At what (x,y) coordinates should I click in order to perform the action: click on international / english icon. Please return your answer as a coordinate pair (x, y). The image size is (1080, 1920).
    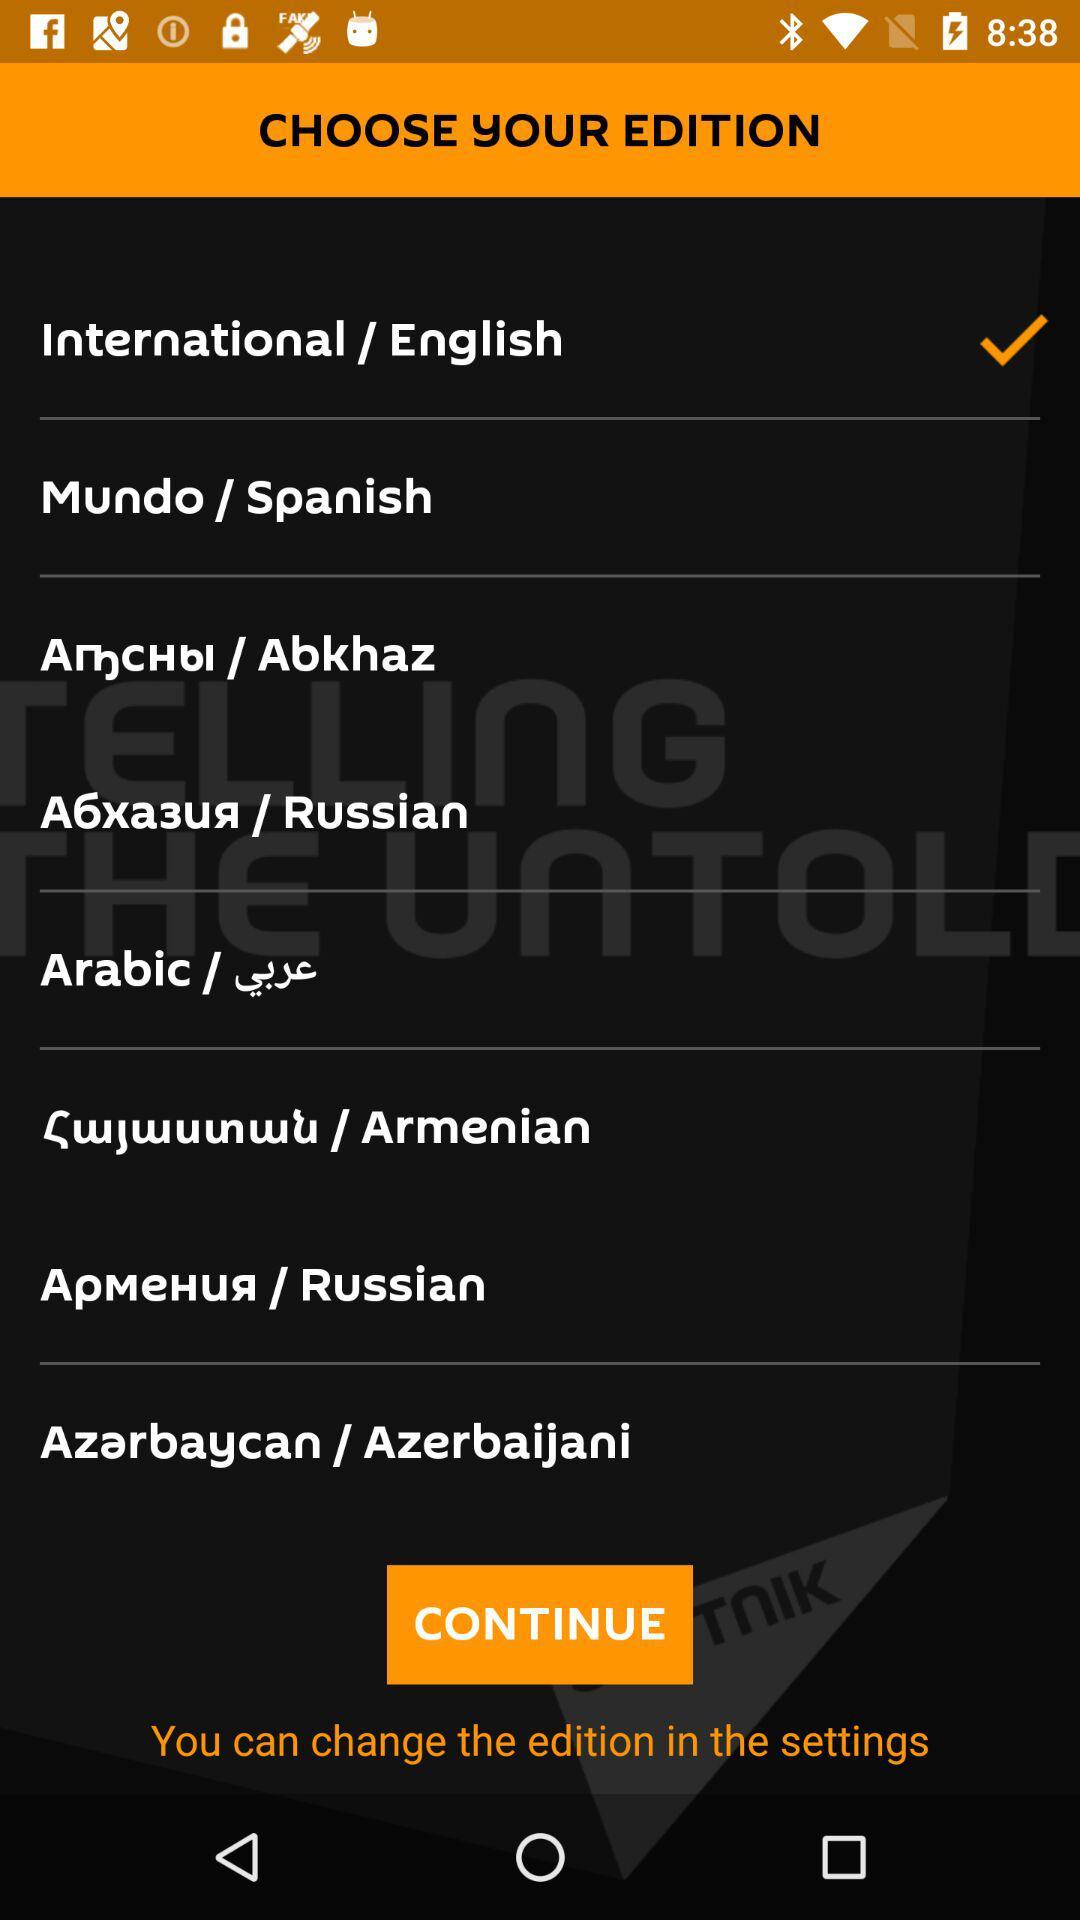
    Looking at the image, I should click on (540, 341).